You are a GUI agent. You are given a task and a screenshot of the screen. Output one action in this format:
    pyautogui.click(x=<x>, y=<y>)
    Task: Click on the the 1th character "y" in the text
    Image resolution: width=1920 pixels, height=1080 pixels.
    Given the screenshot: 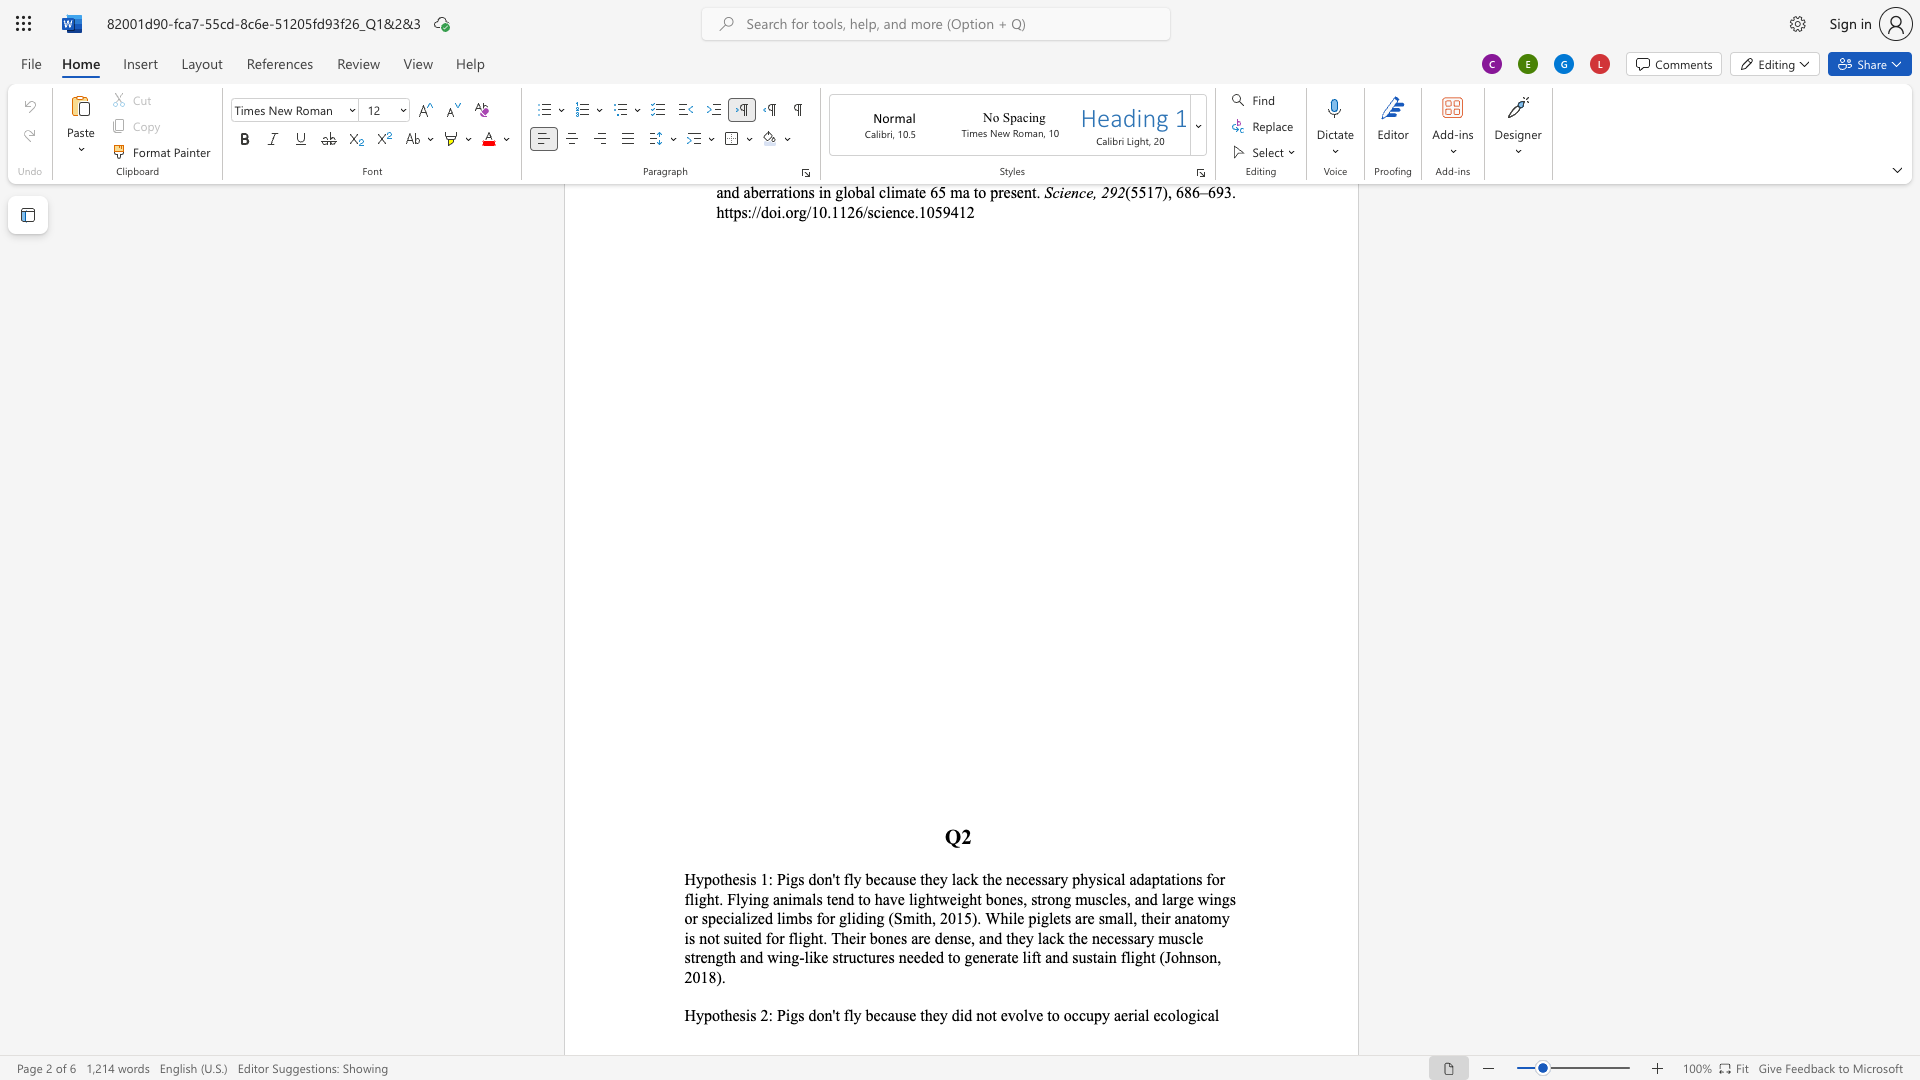 What is the action you would take?
    pyautogui.click(x=700, y=878)
    